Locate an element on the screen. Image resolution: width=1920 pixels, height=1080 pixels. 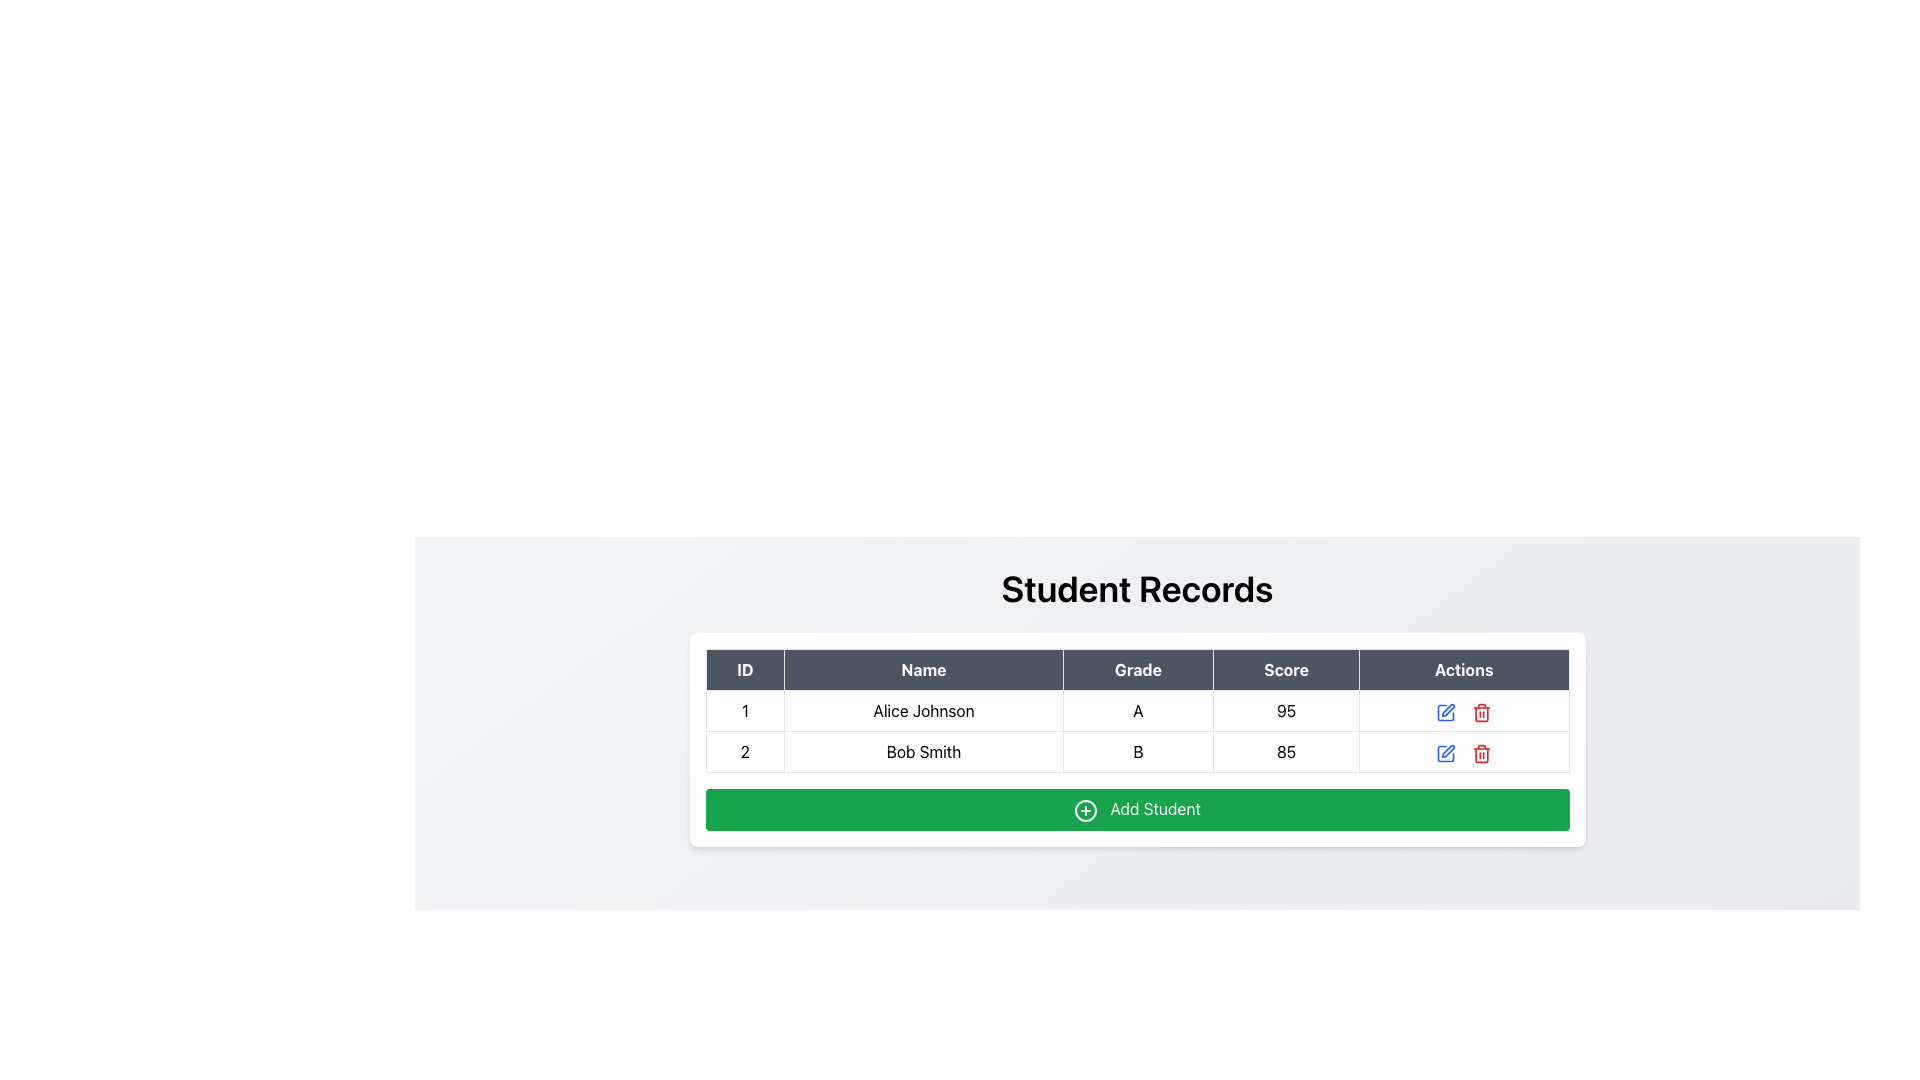
the 'Add Student' button, which is a rectangular button with a green background and white text, located beneath the student records table is located at coordinates (1137, 808).